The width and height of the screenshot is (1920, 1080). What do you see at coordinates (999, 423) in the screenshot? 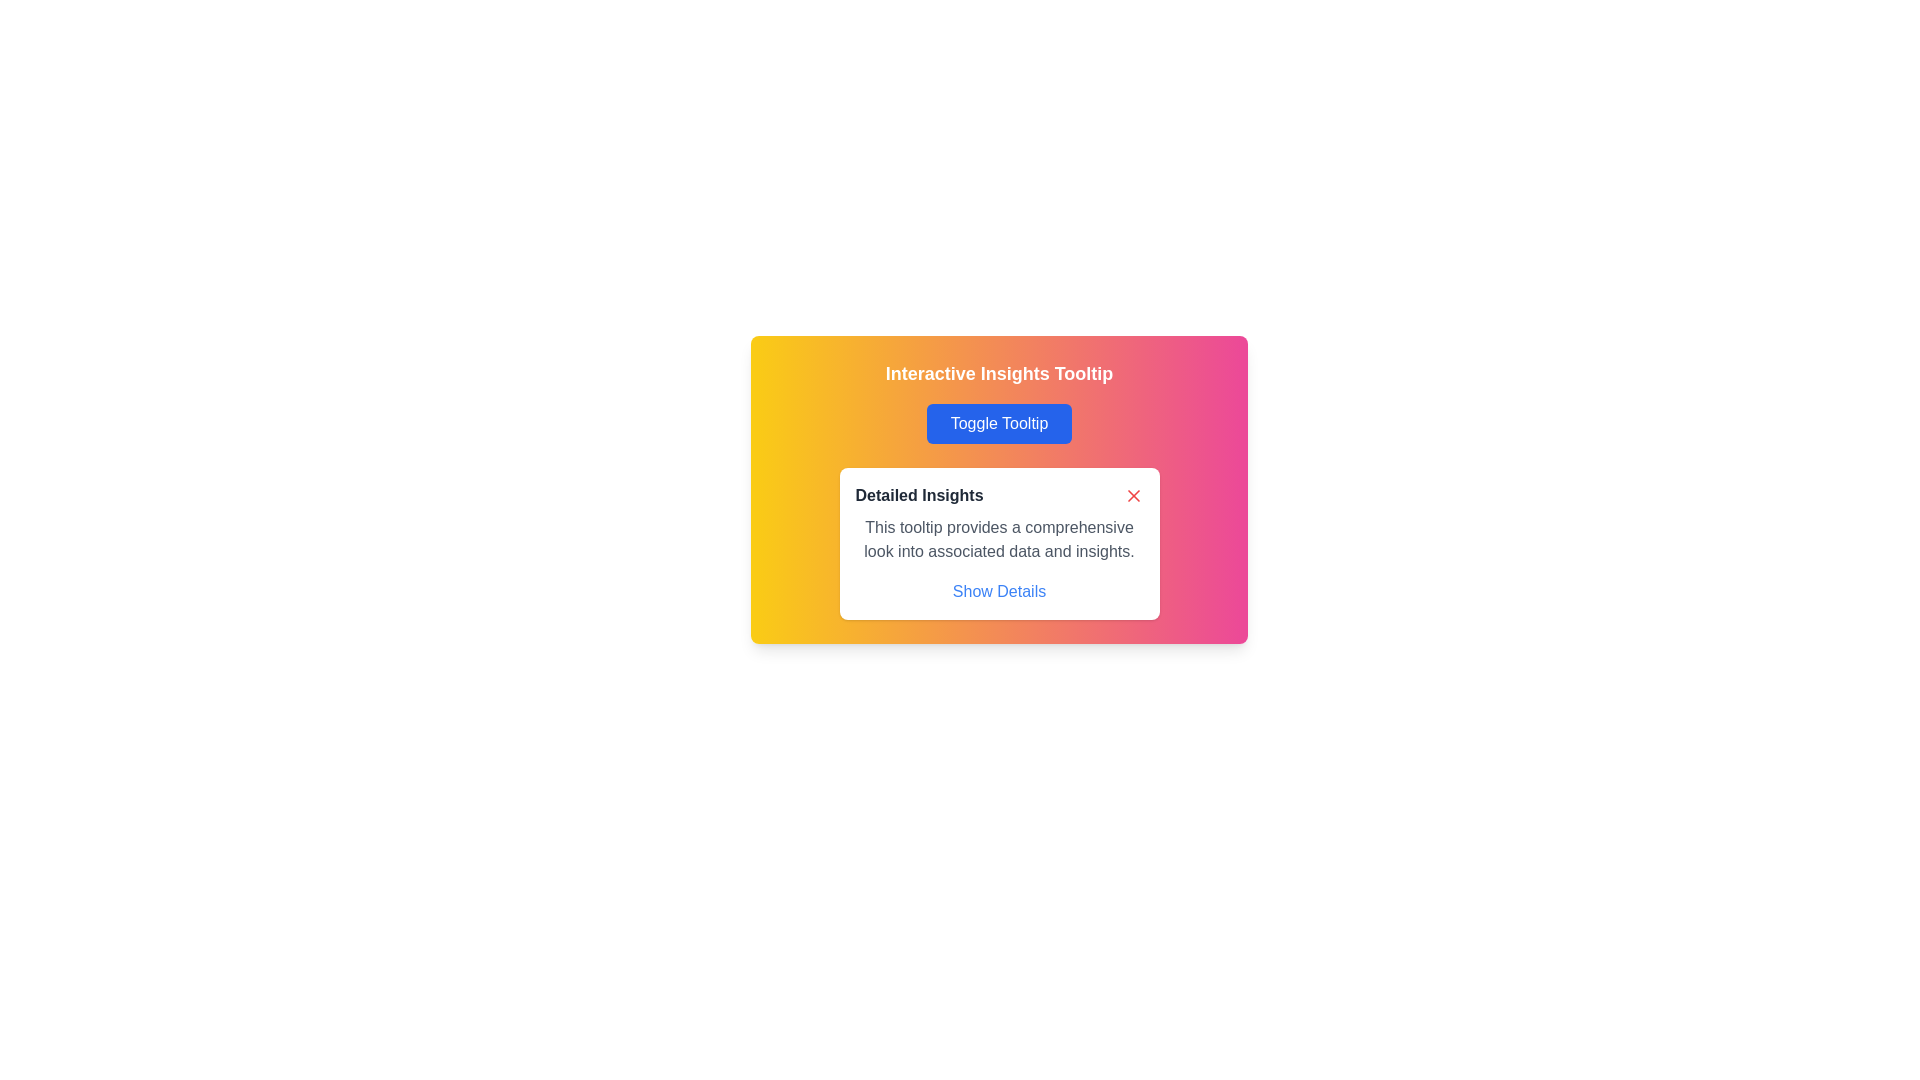
I see `the button located centrally on a gradient background panel, slightly below the title 'Interactive Insights Tooltip'` at bounding box center [999, 423].